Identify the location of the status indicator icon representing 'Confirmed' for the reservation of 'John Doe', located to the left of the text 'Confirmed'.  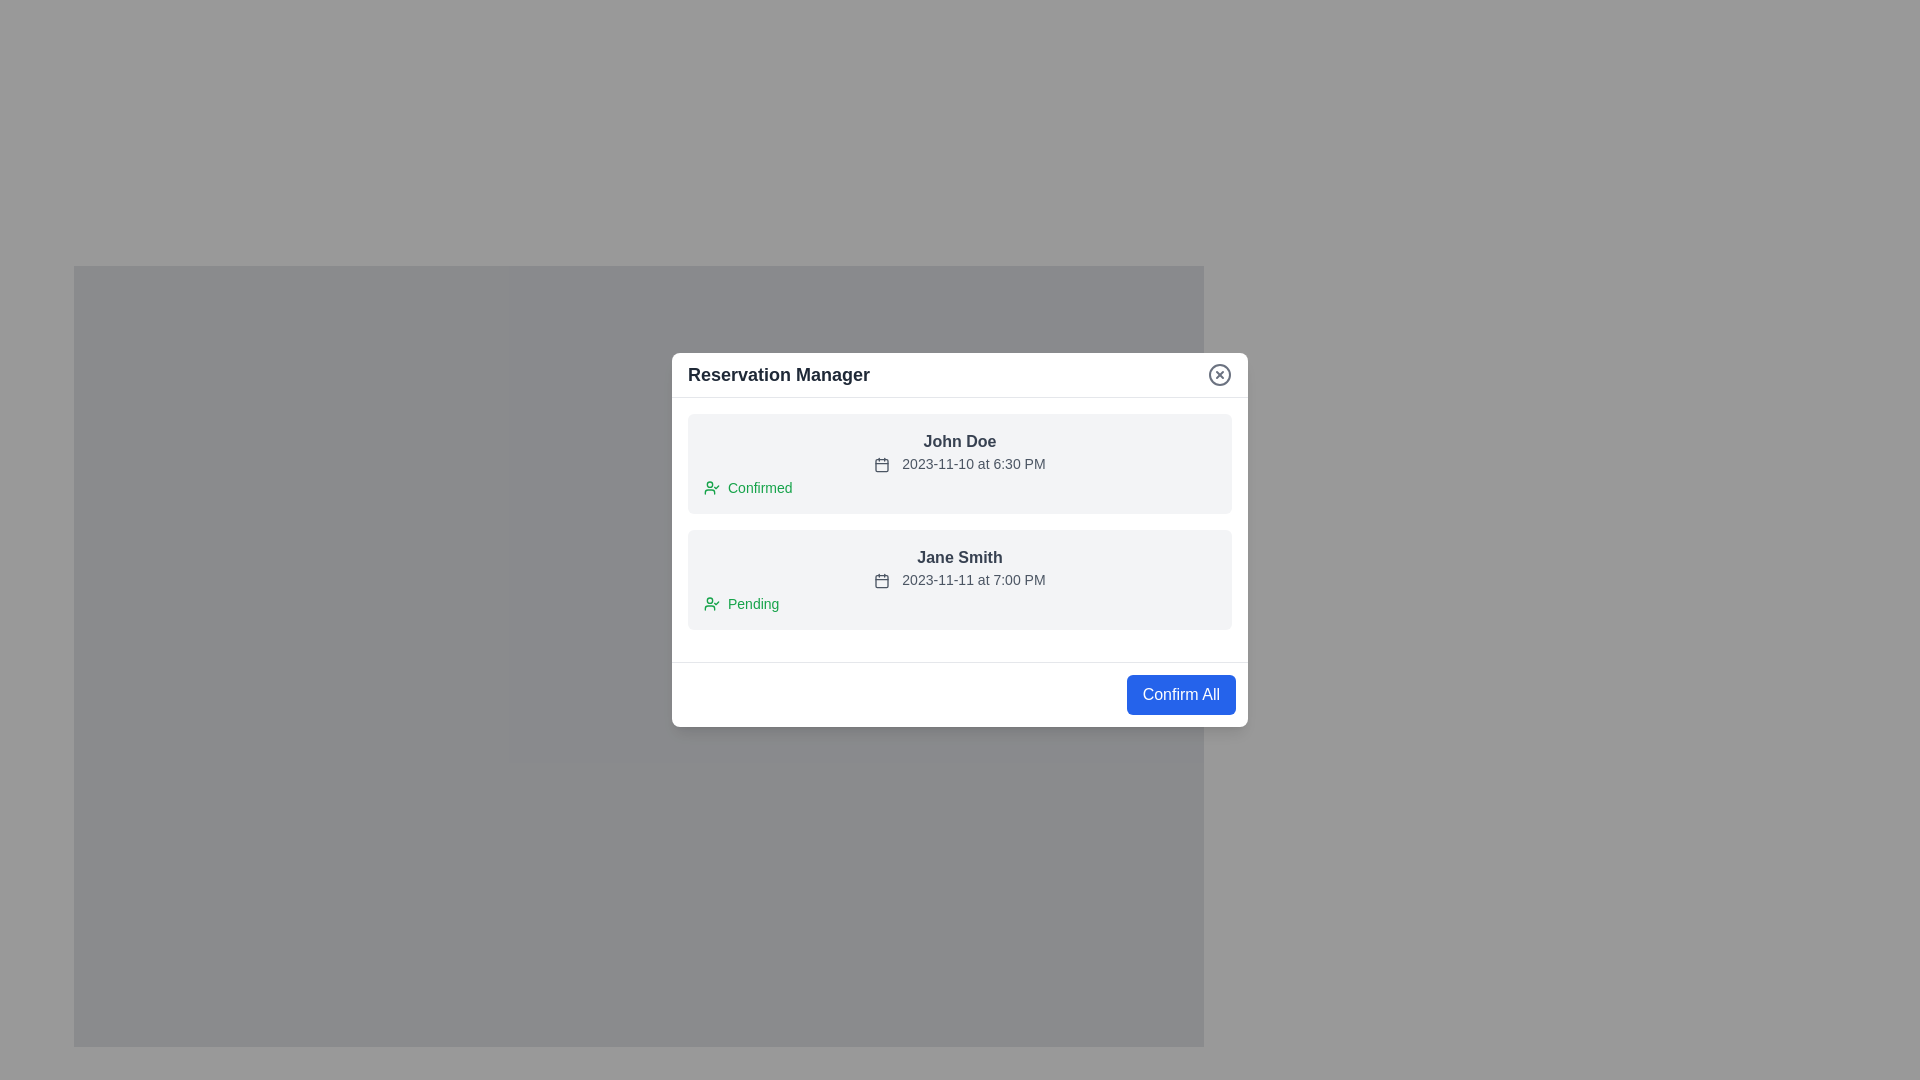
(711, 488).